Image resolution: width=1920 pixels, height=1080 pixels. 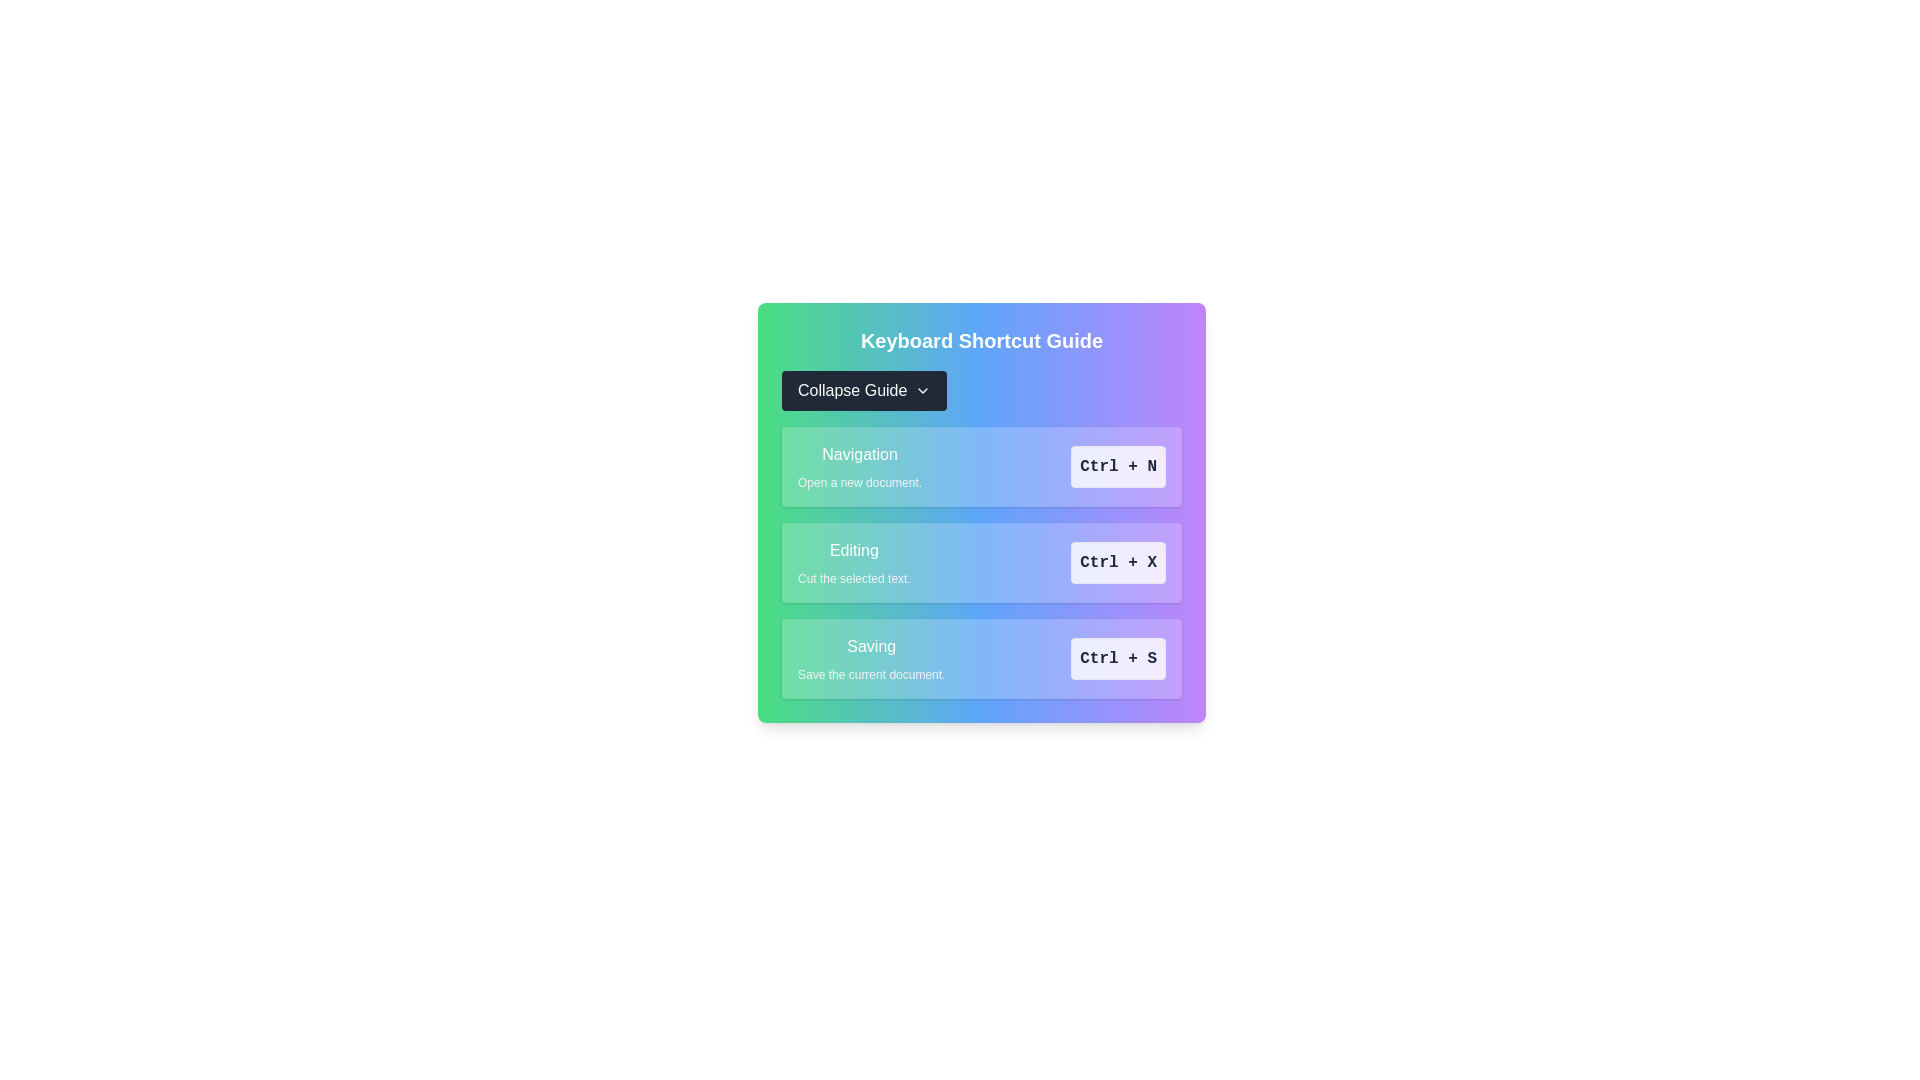 I want to click on the toggle button for the guide interface, so click(x=864, y=390).